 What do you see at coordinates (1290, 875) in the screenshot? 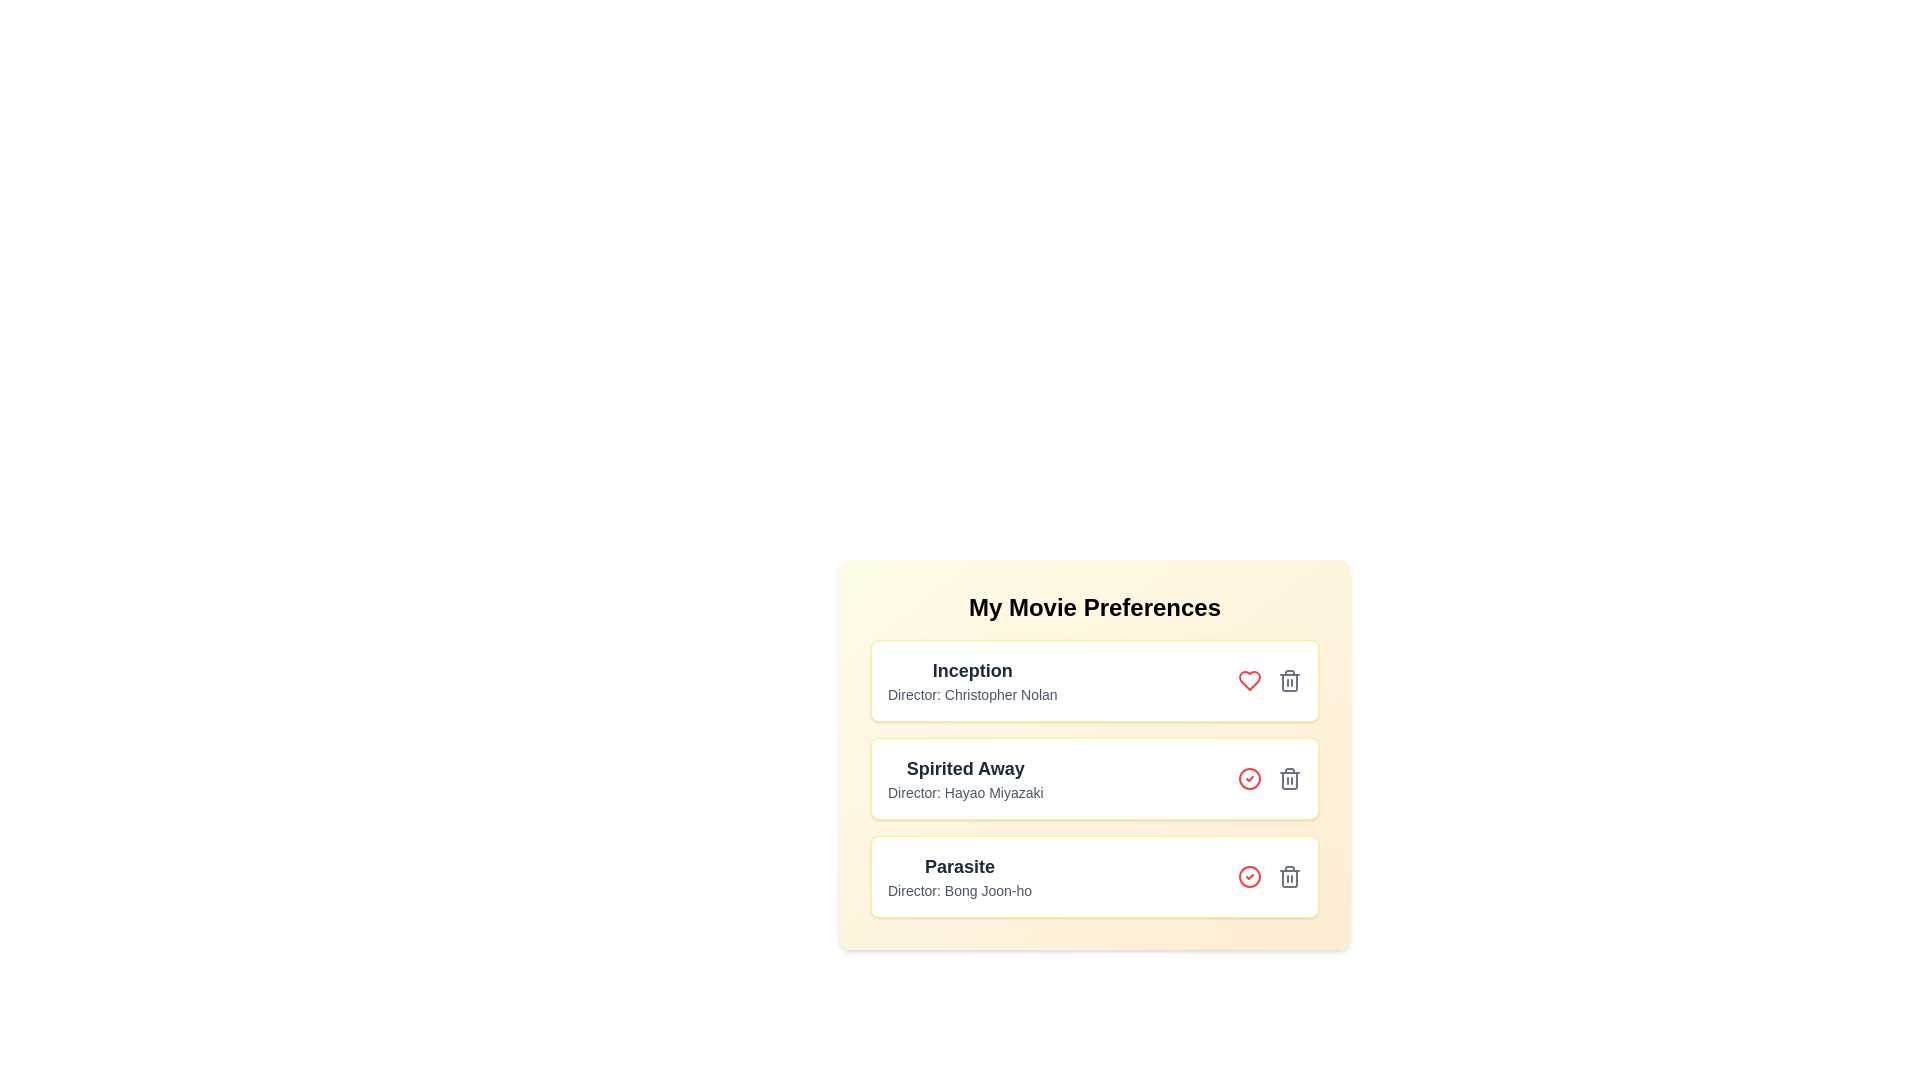
I see `the movie titled Parasite from the list by clicking its delete button` at bounding box center [1290, 875].